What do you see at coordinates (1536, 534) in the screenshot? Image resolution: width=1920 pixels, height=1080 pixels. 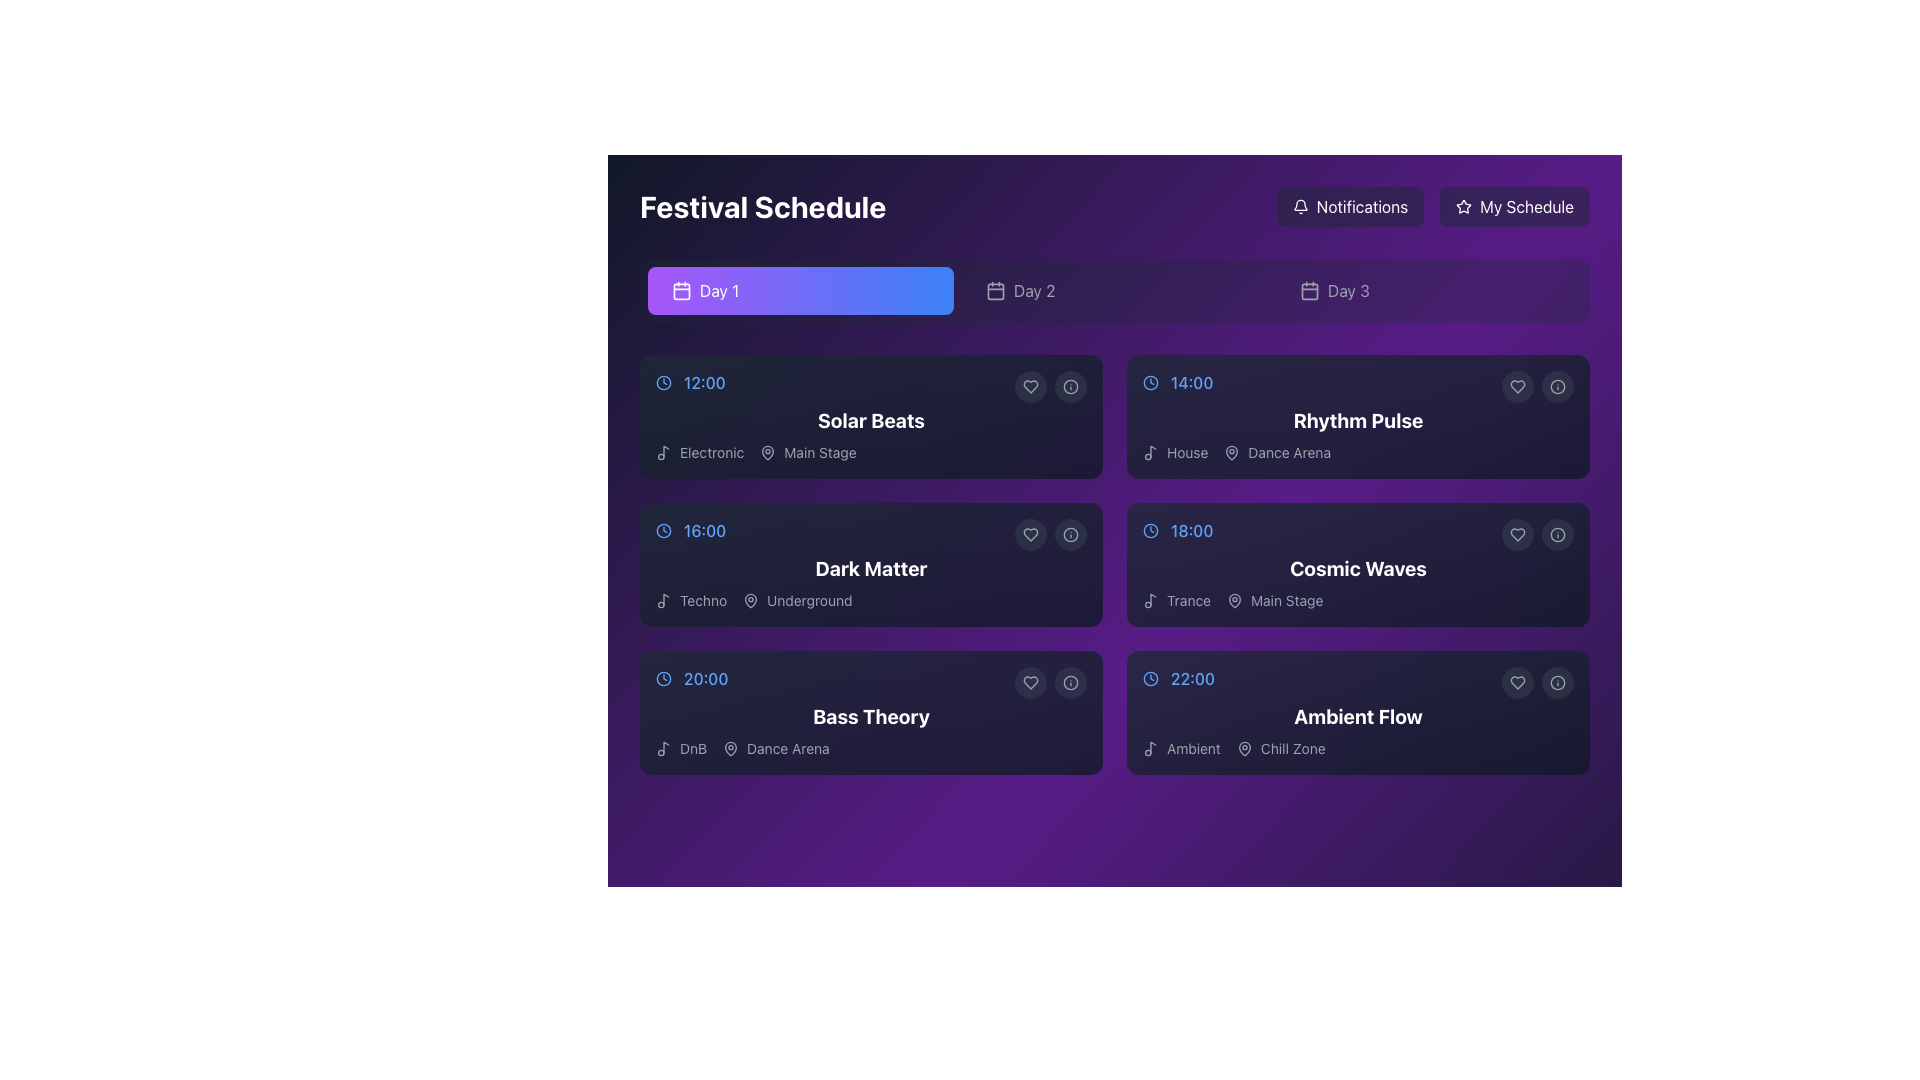 I see `the grouped UI component containing the heart and information circular buttons for the 'Cosmic Waves' event` at bounding box center [1536, 534].